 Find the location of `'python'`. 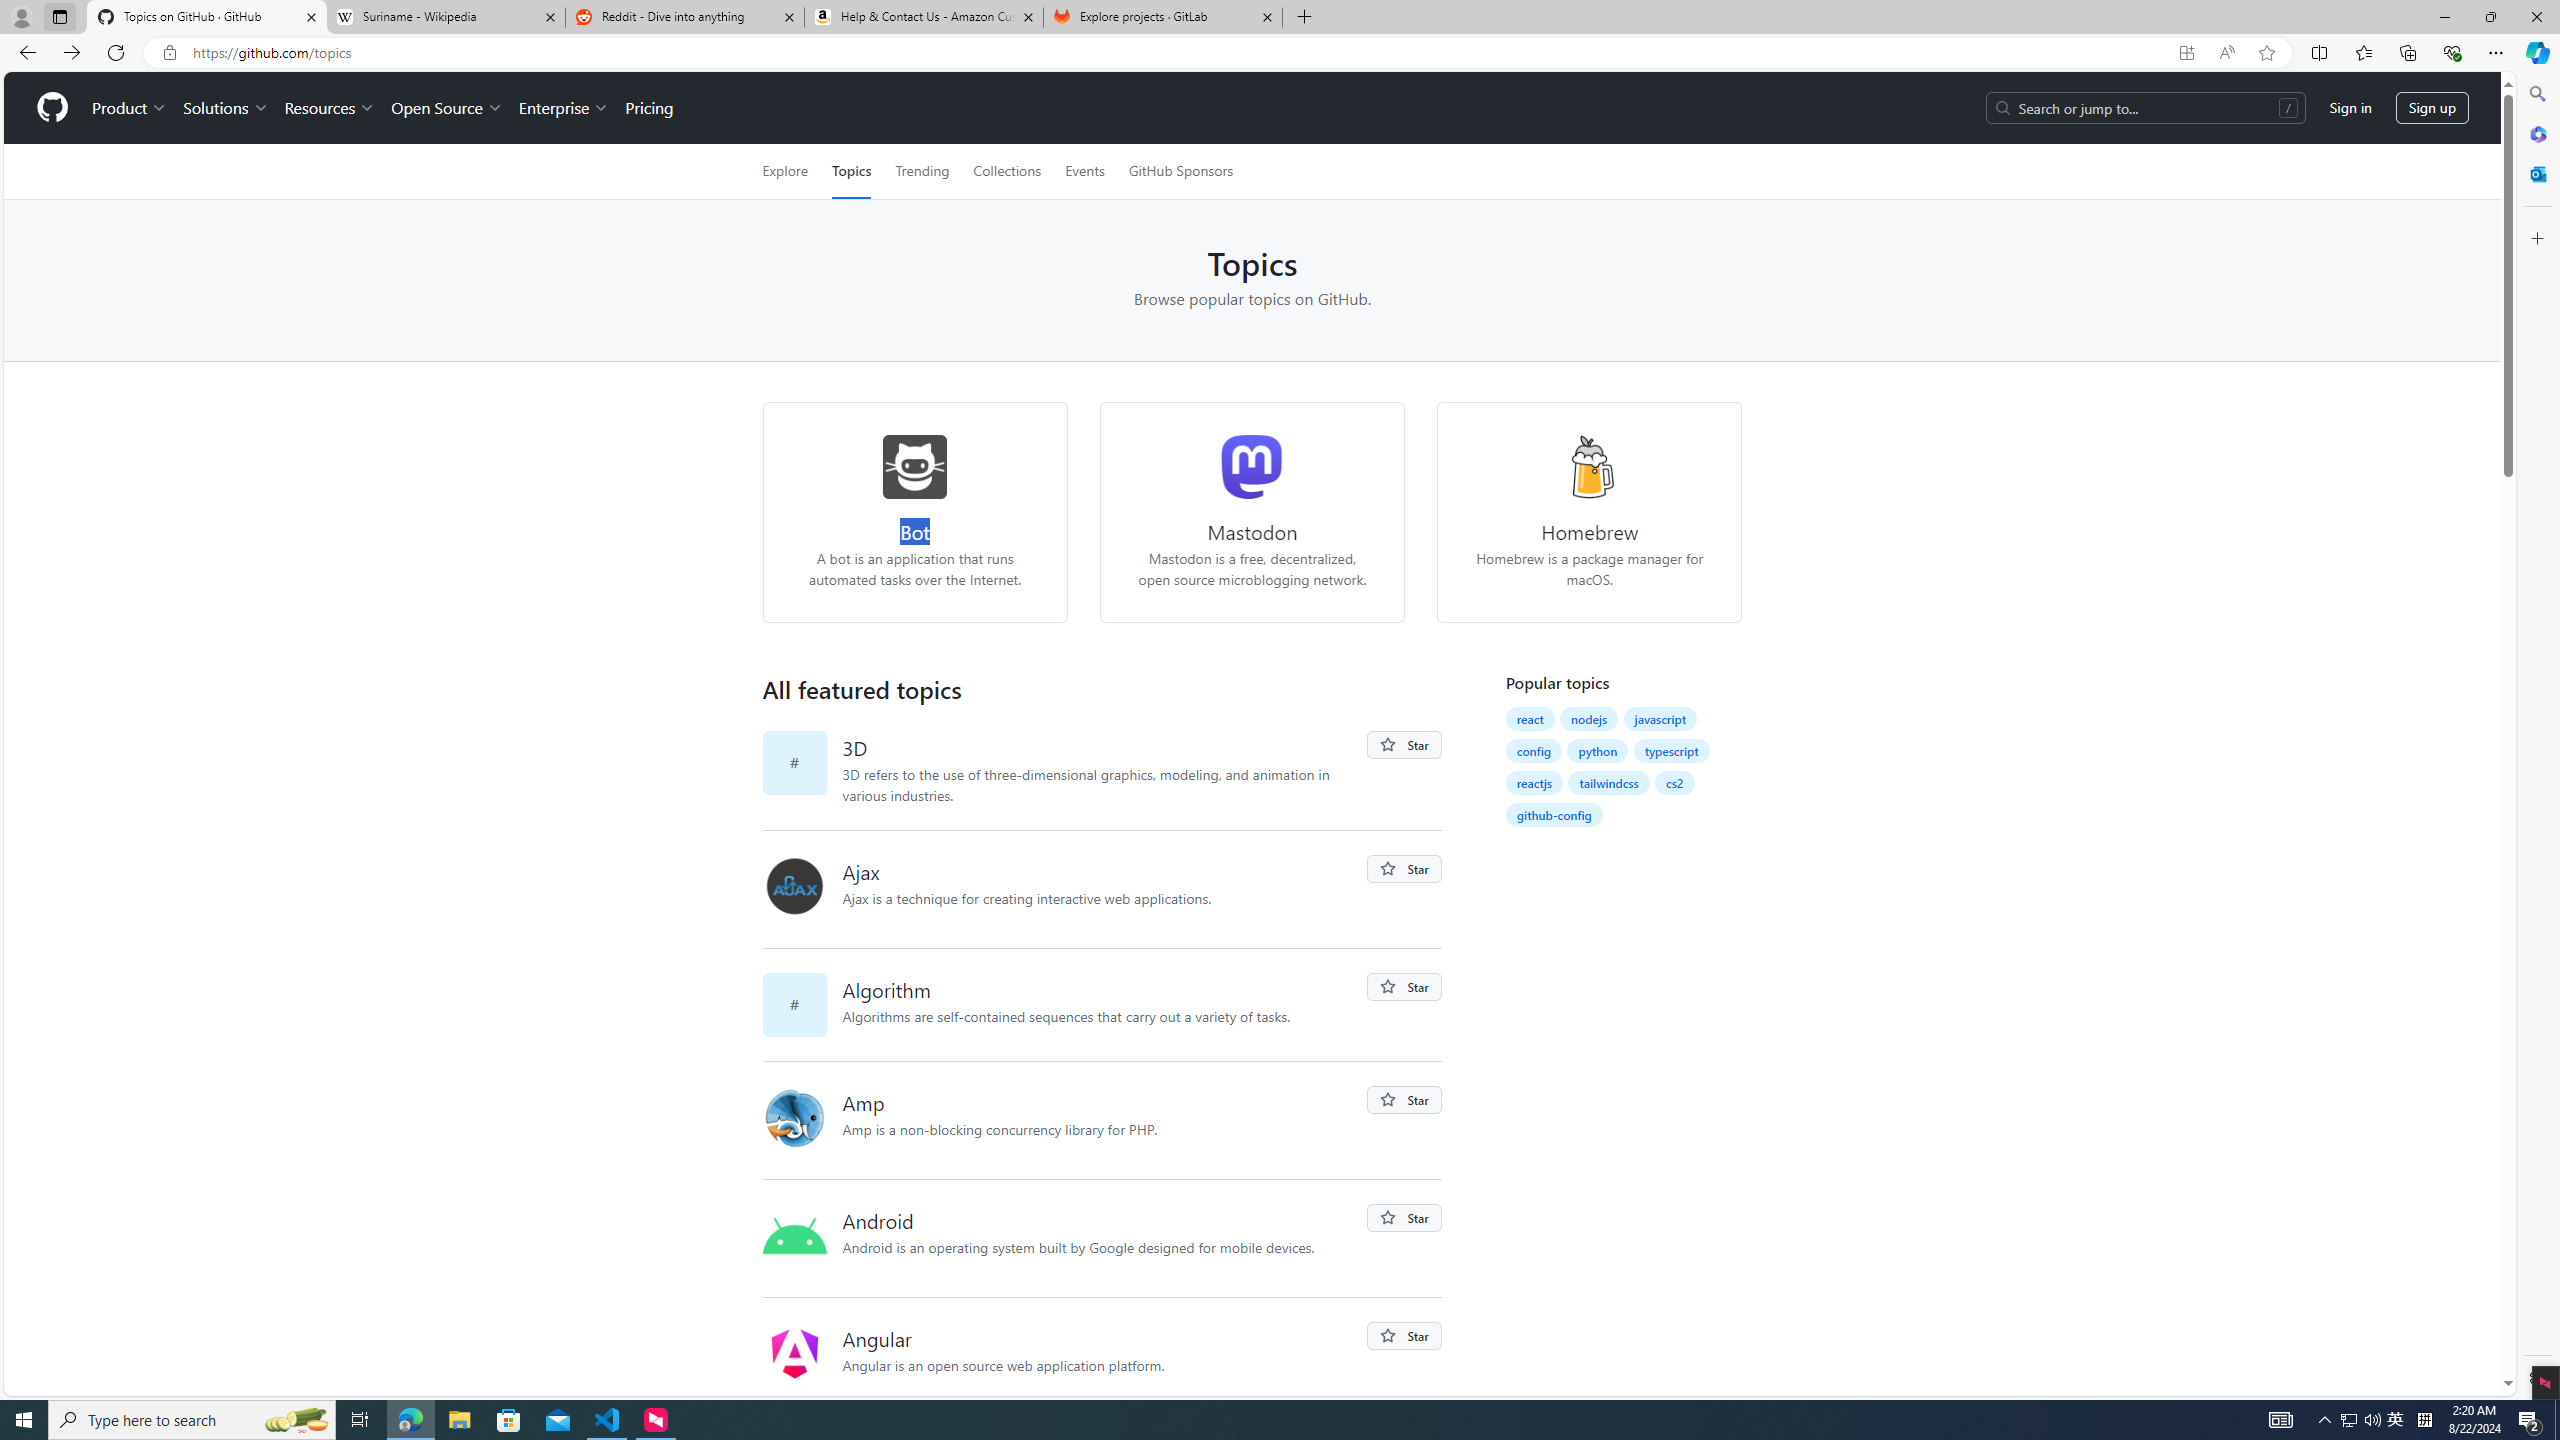

'python' is located at coordinates (1597, 750).